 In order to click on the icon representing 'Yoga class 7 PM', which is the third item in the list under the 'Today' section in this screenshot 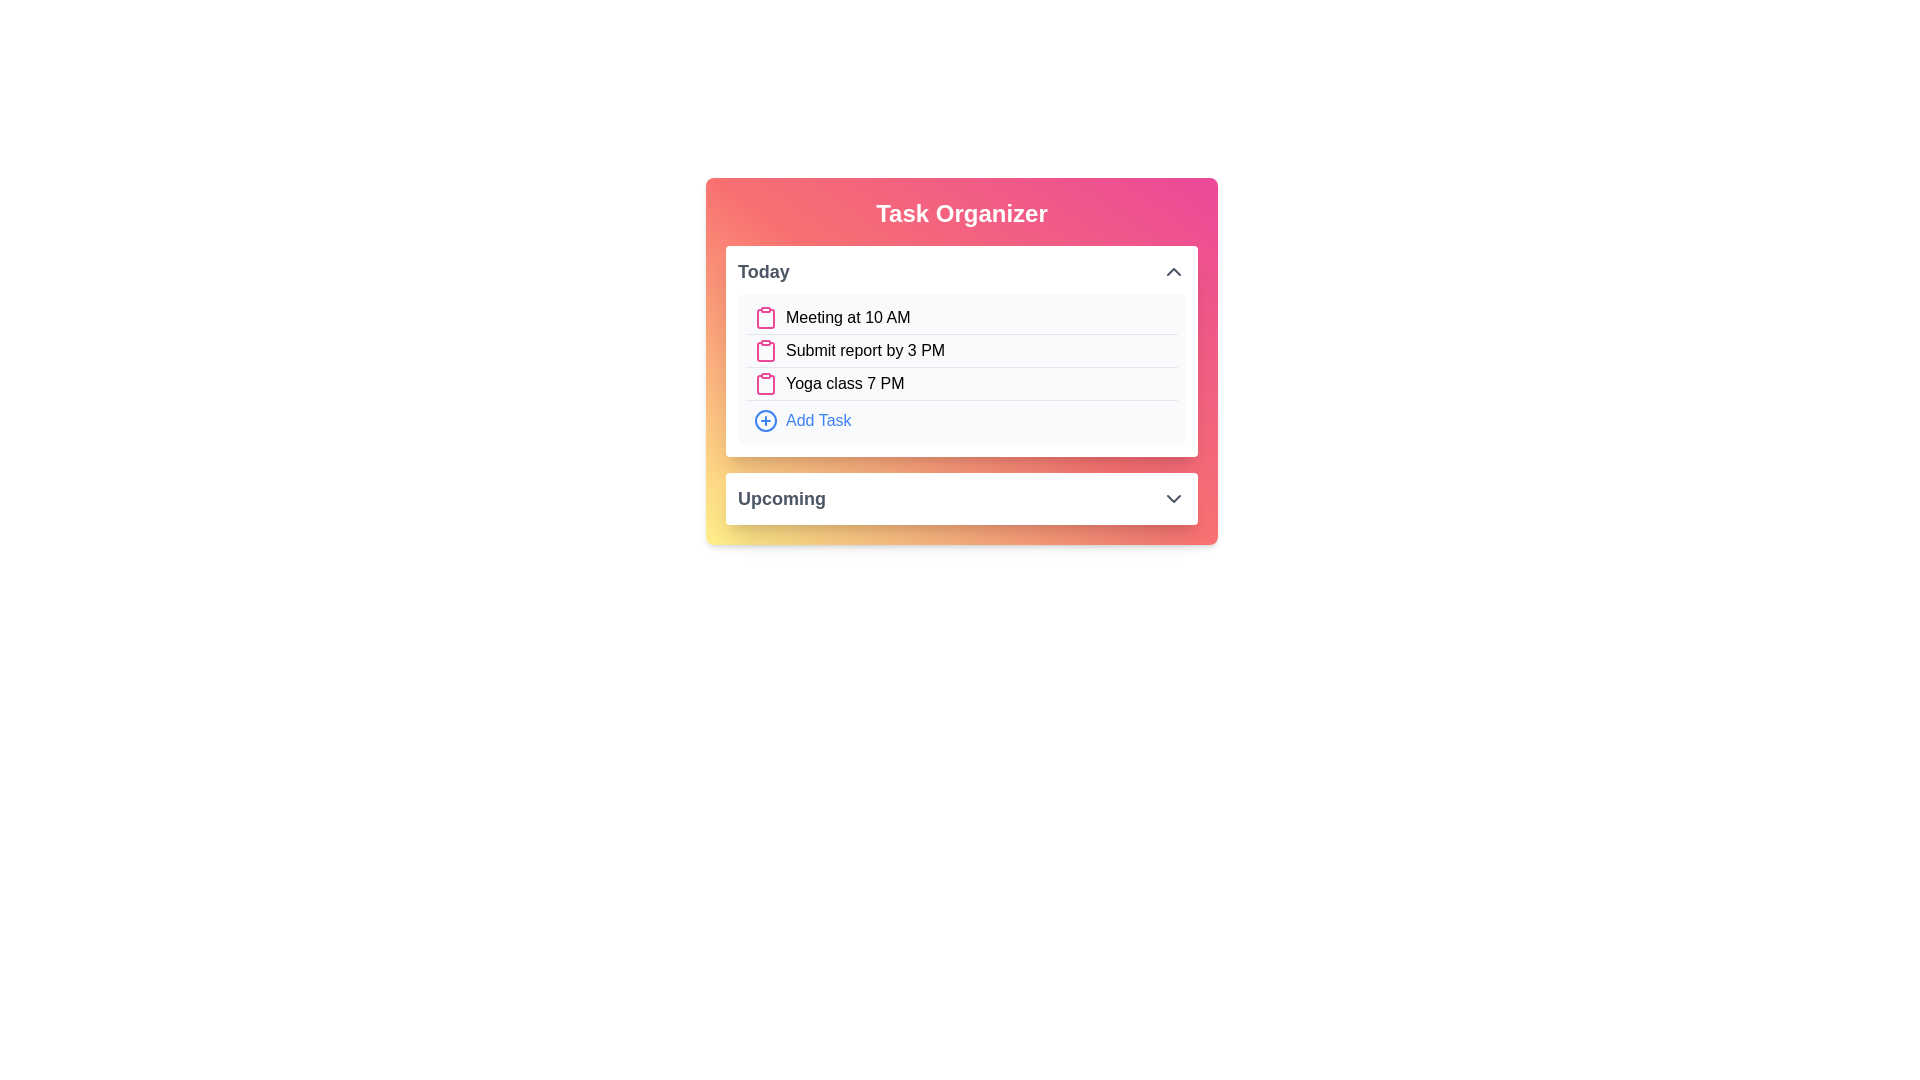, I will do `click(765, 384)`.